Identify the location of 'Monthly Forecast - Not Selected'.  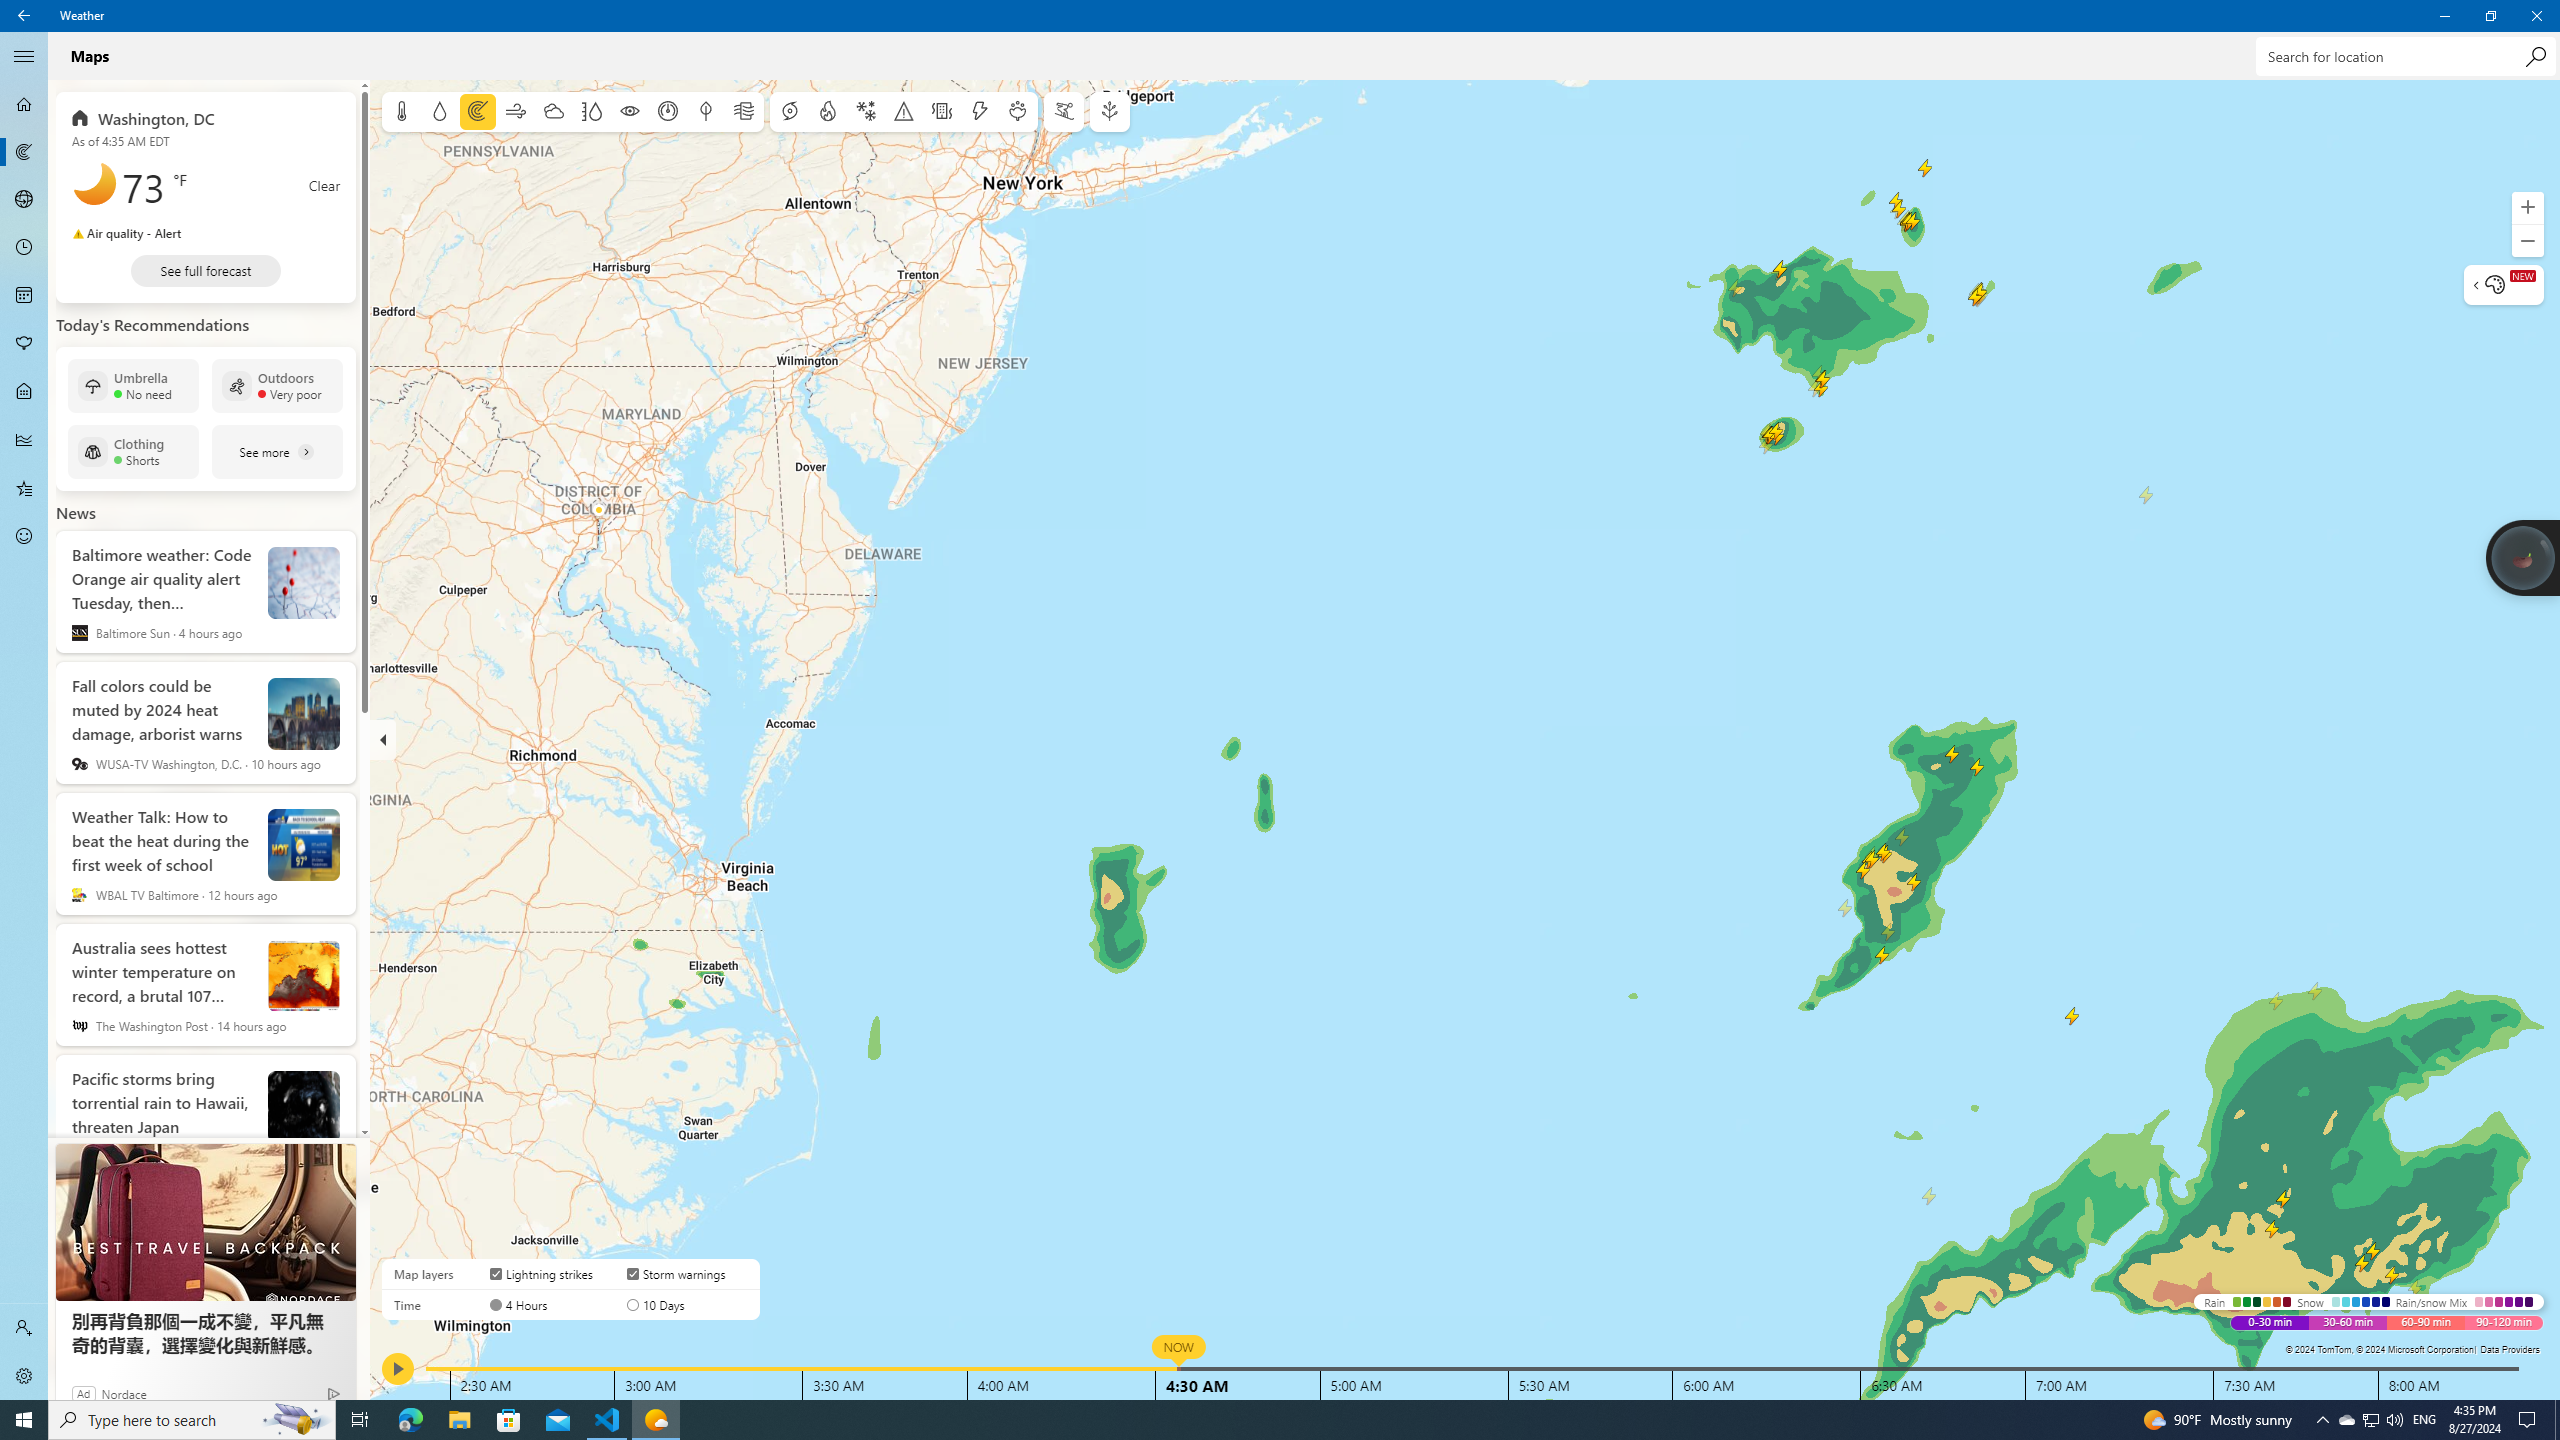
(24, 294).